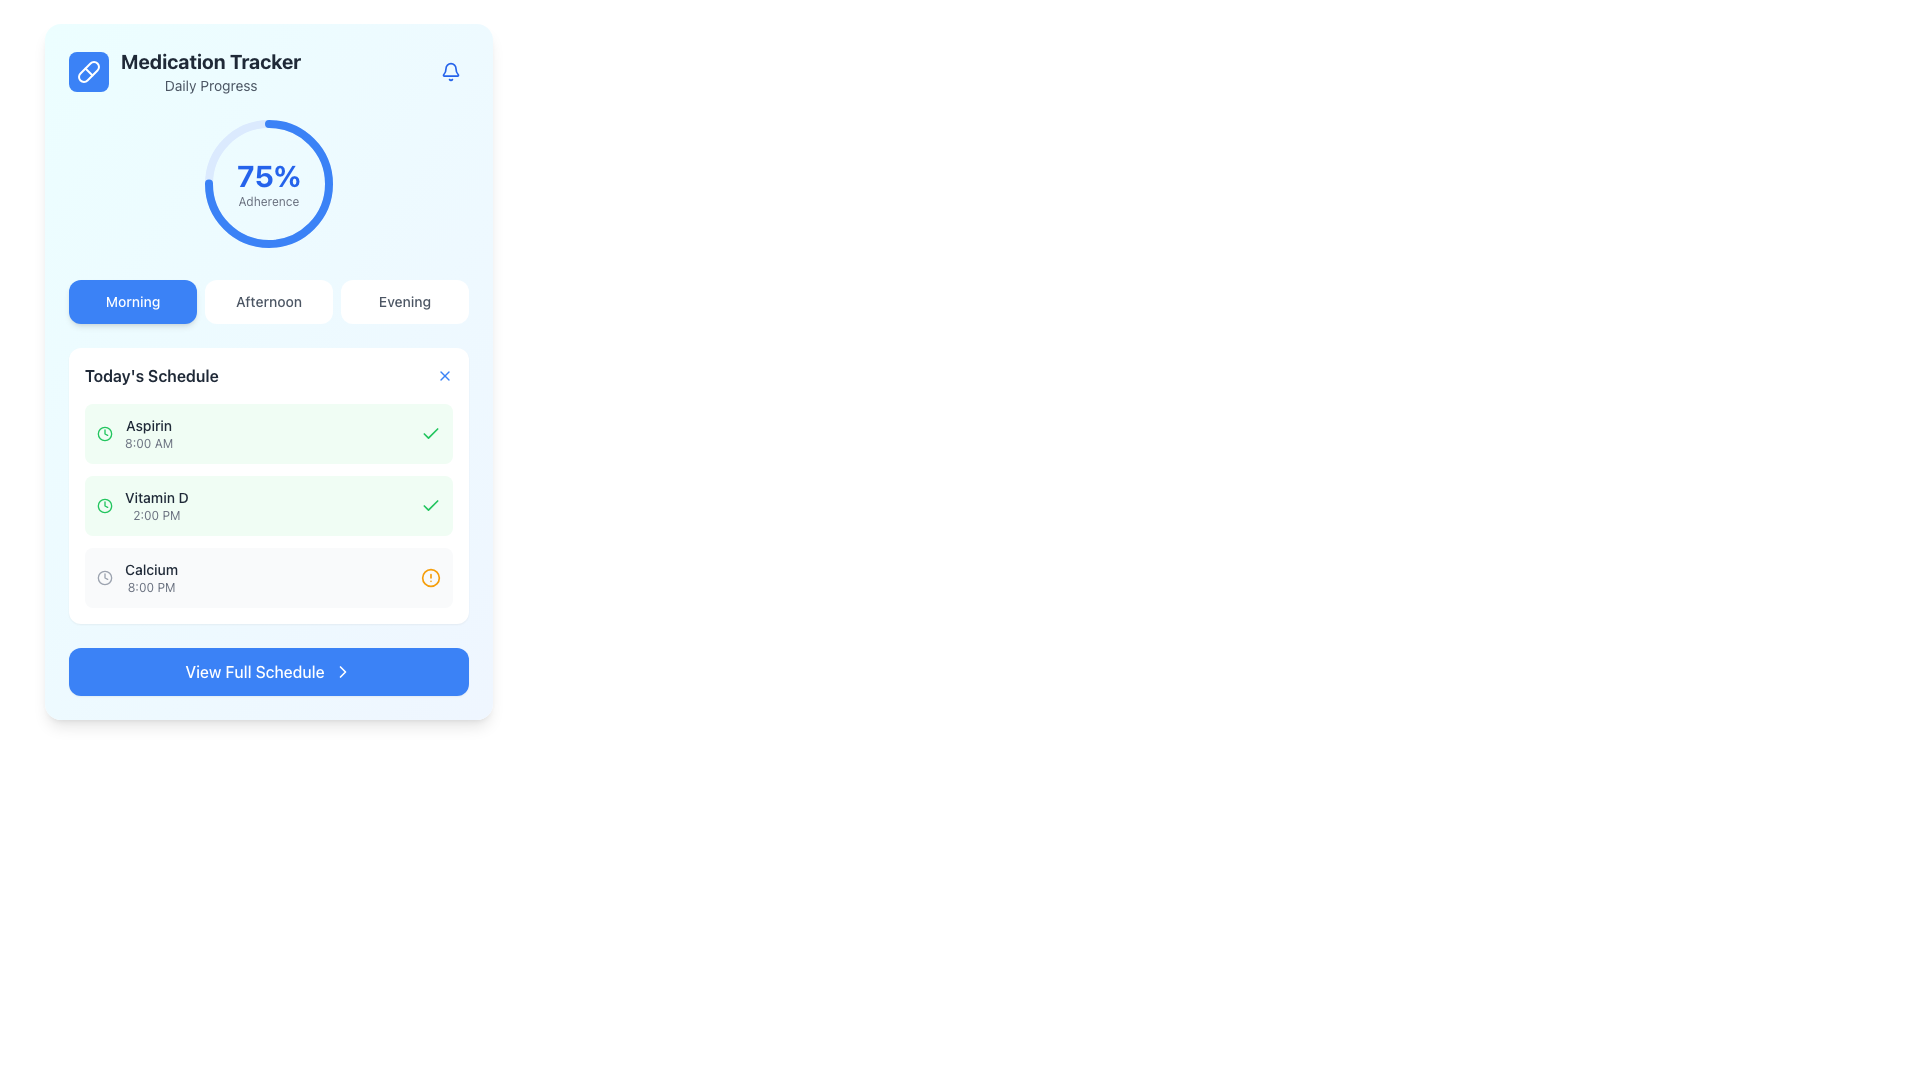 Image resolution: width=1920 pixels, height=1080 pixels. What do you see at coordinates (104, 578) in the screenshot?
I see `the circular clock icon representing the scheduling time for 'Calcium 8:00 PM'` at bounding box center [104, 578].